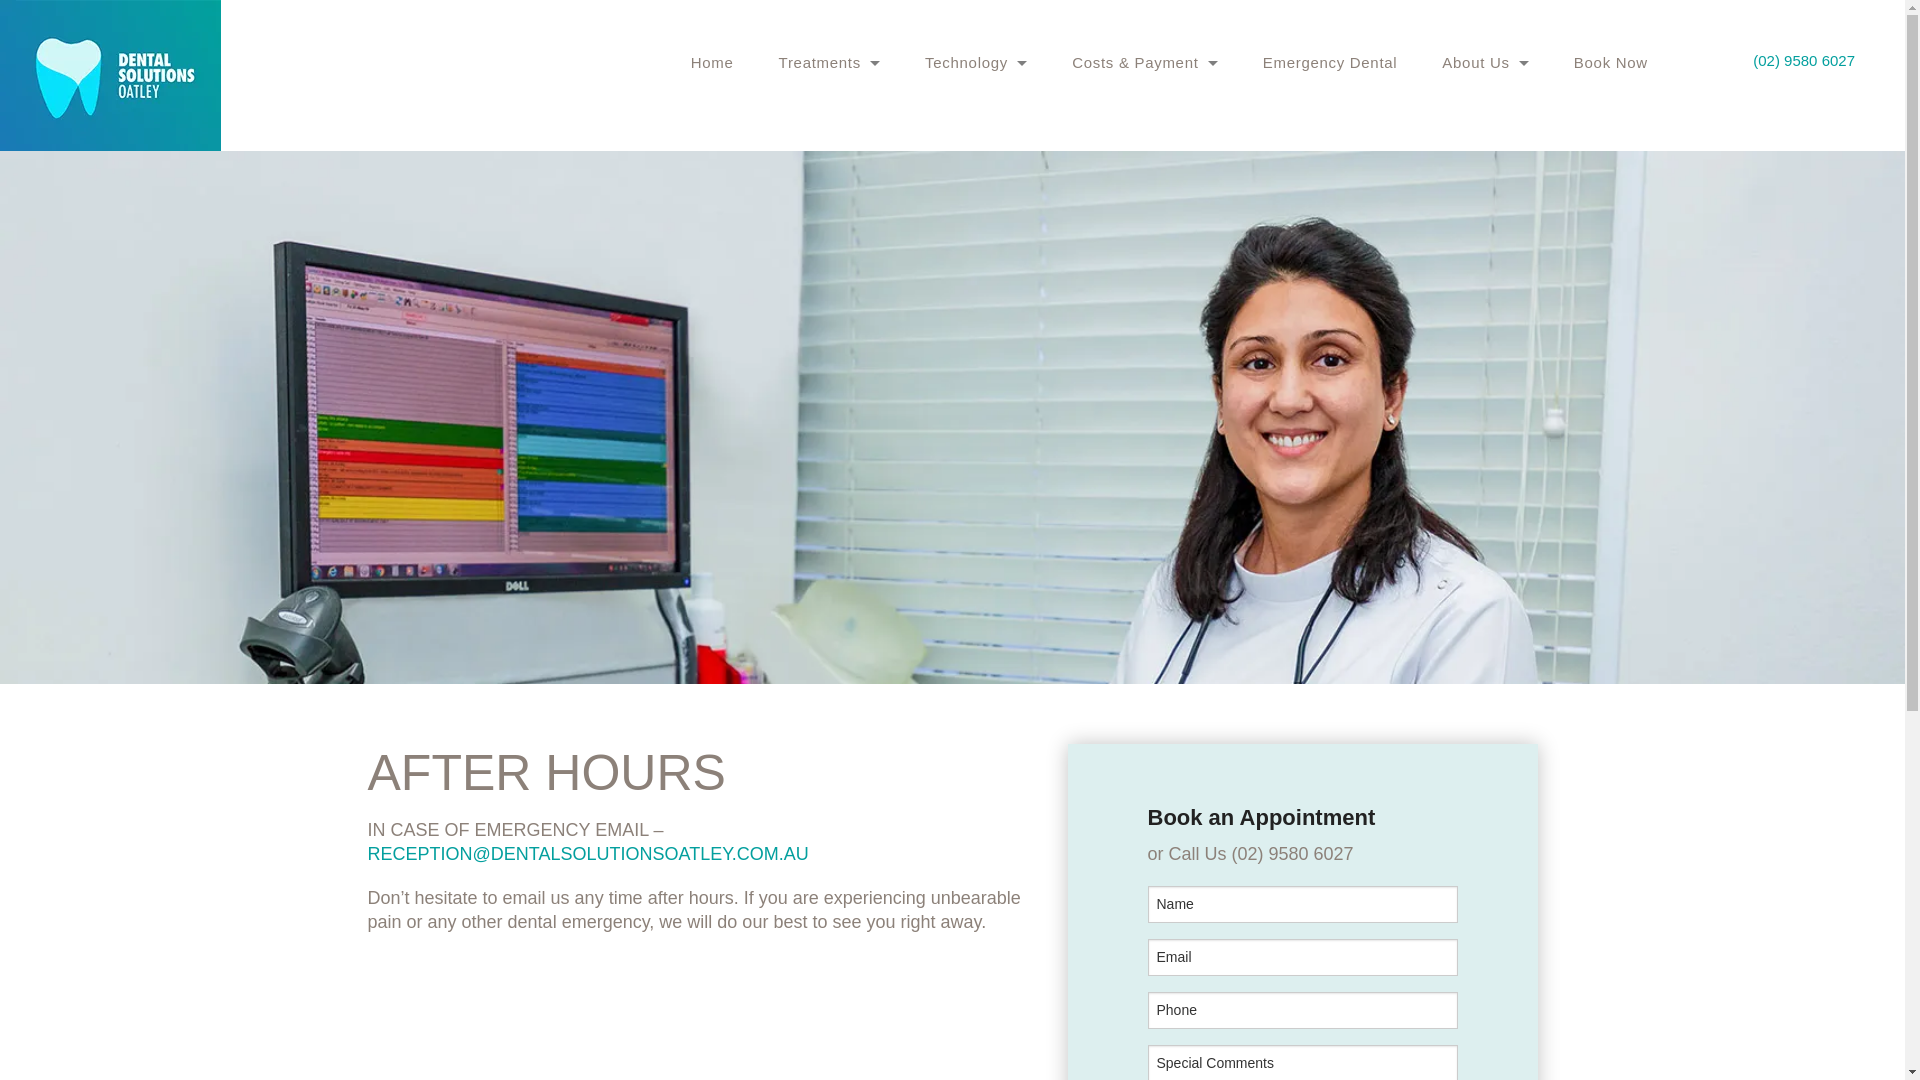  Describe the element at coordinates (1441, 113) in the screenshot. I see `'Our Team'` at that location.